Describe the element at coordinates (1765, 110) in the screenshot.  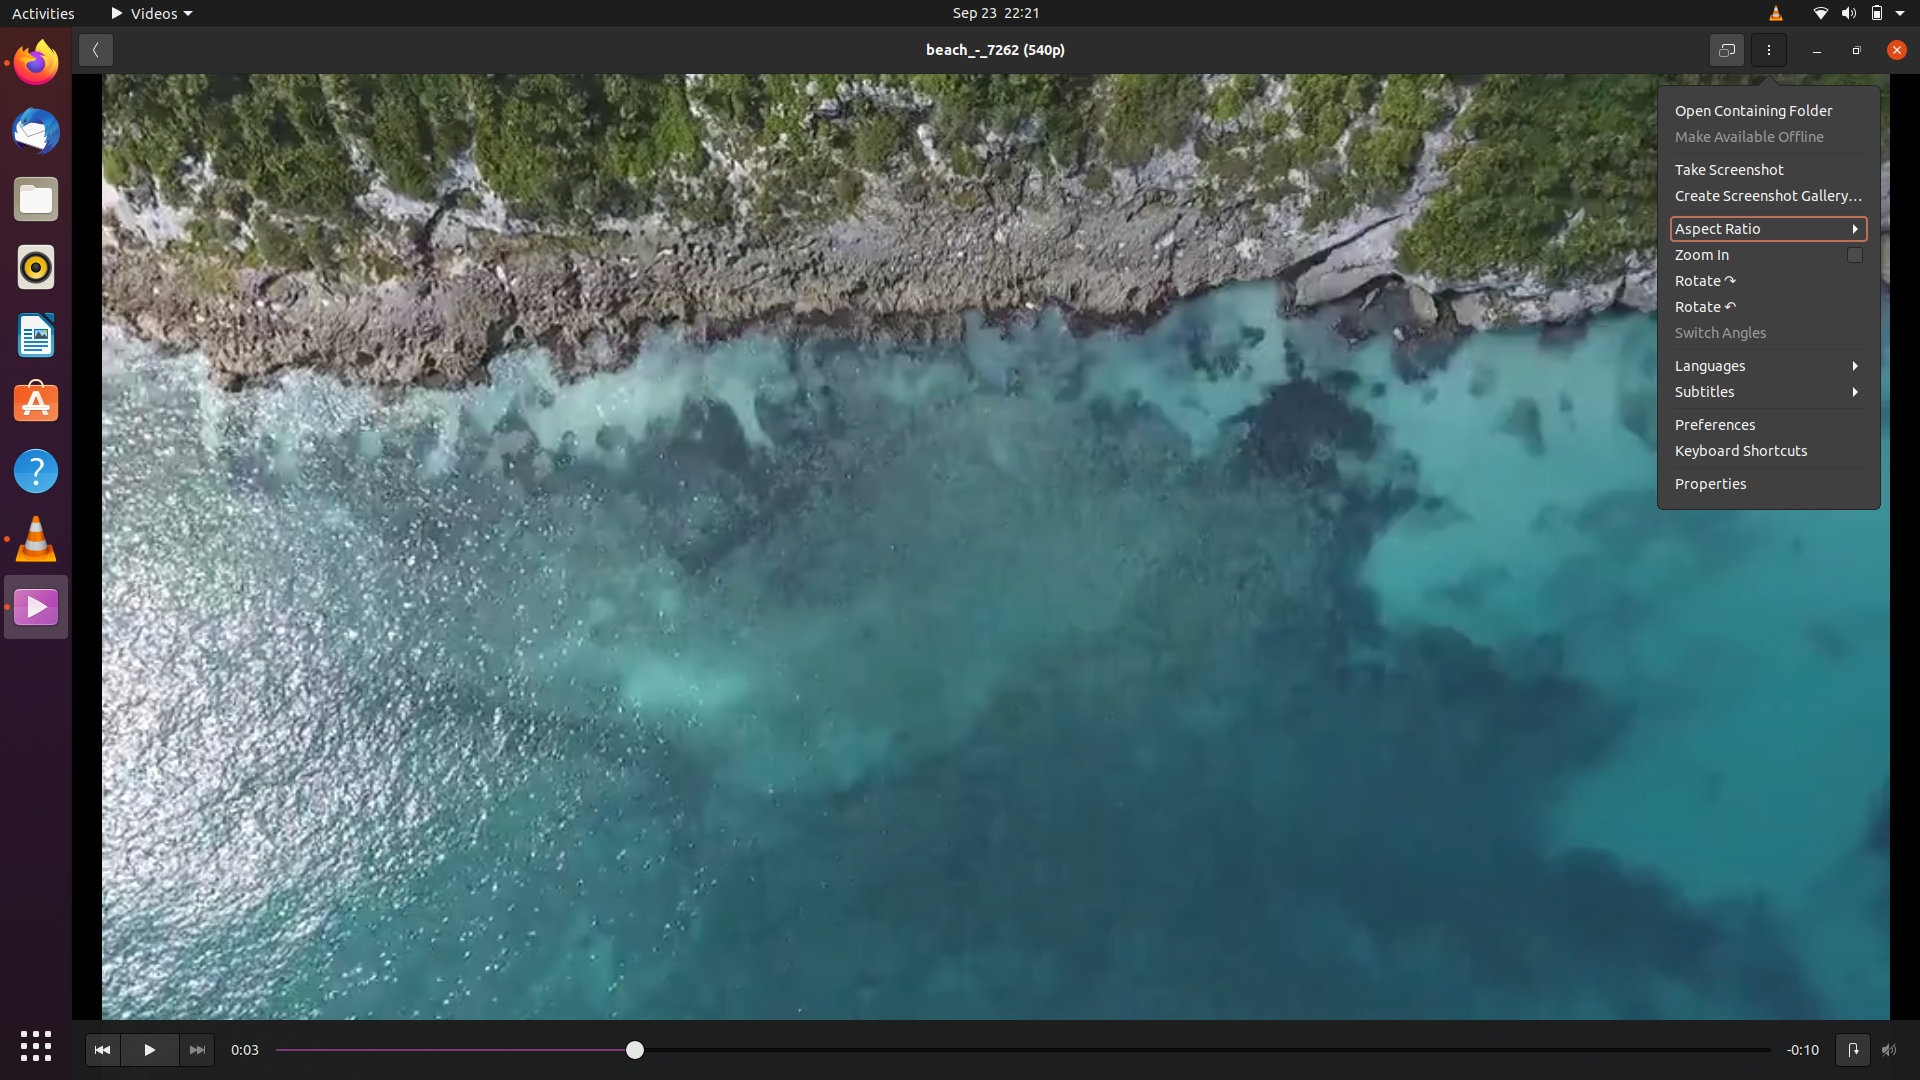
I see `the directory where the current video is located` at that location.